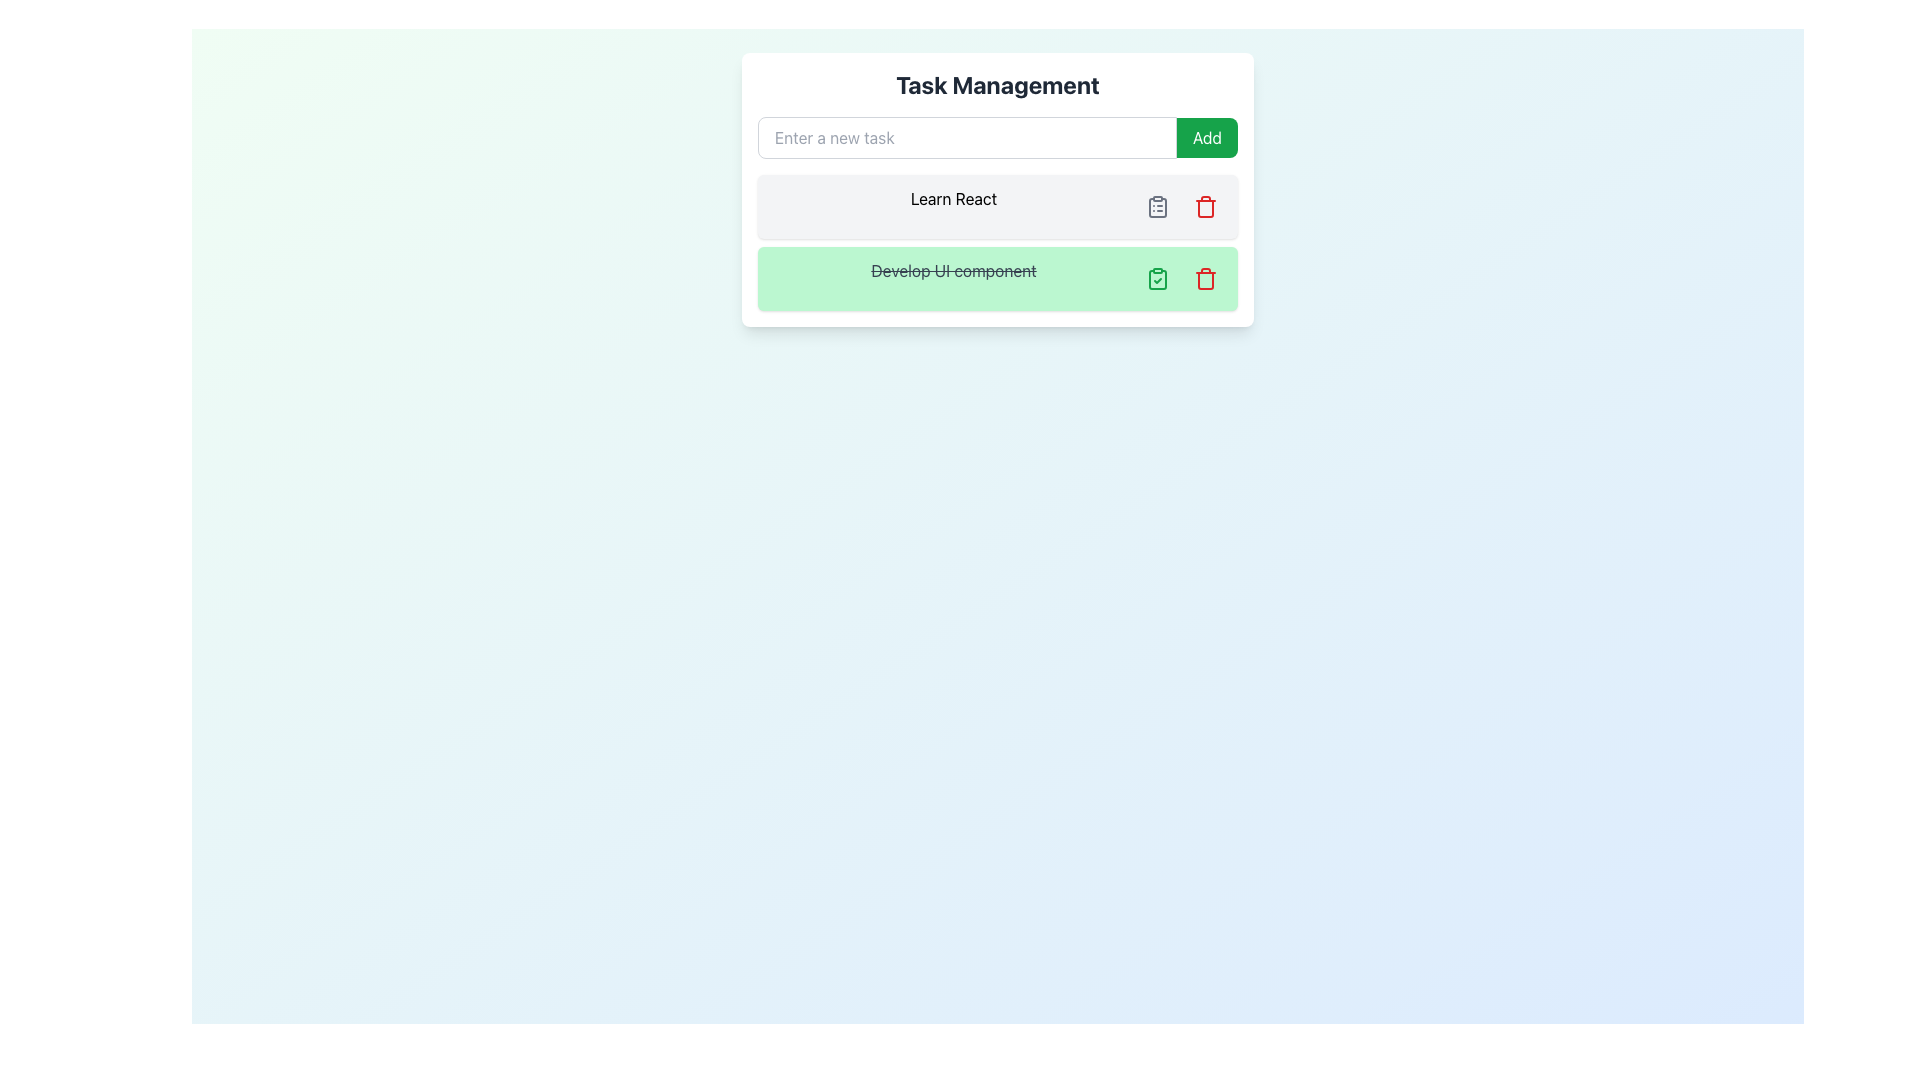  I want to click on the green circular button icon of a clipboard with a checkmark to mark the task as complete or checked, so click(1157, 278).